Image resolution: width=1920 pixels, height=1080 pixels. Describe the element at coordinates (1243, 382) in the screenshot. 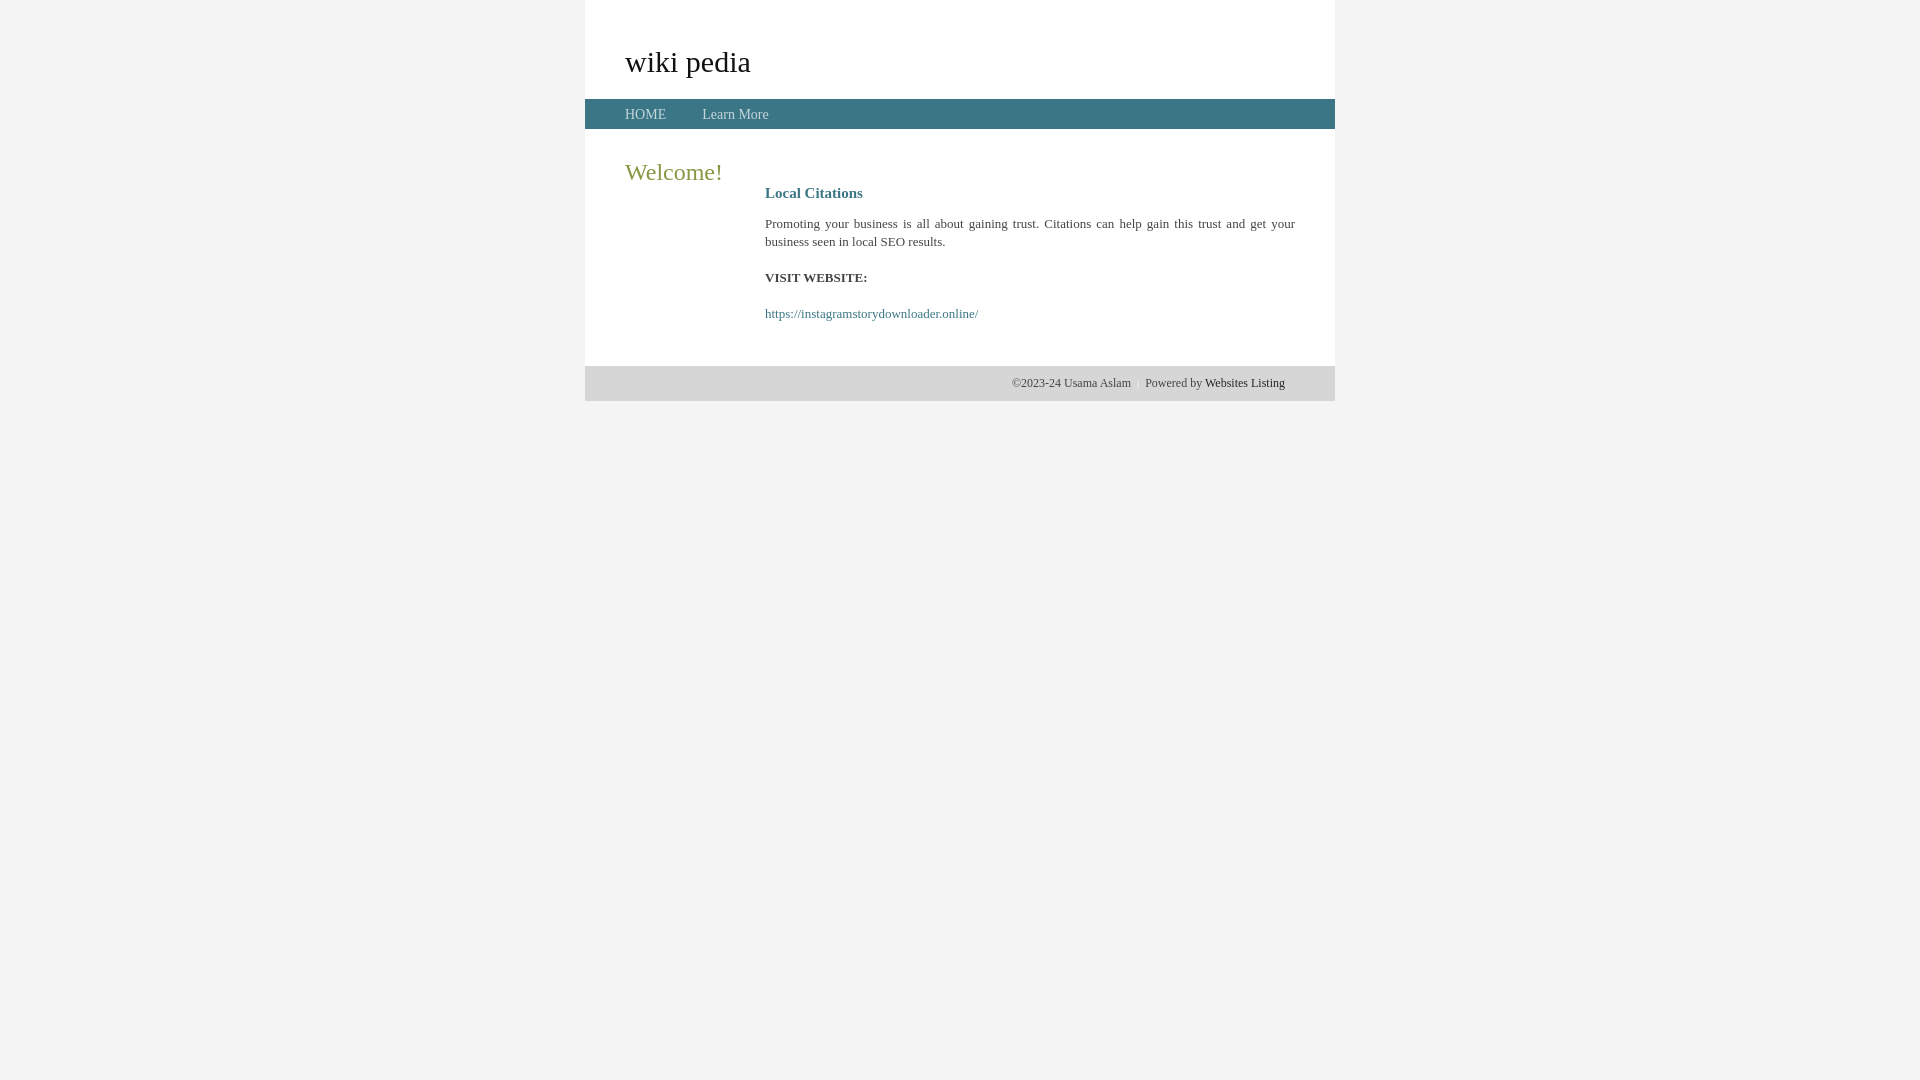

I see `'Websites Listing'` at that location.